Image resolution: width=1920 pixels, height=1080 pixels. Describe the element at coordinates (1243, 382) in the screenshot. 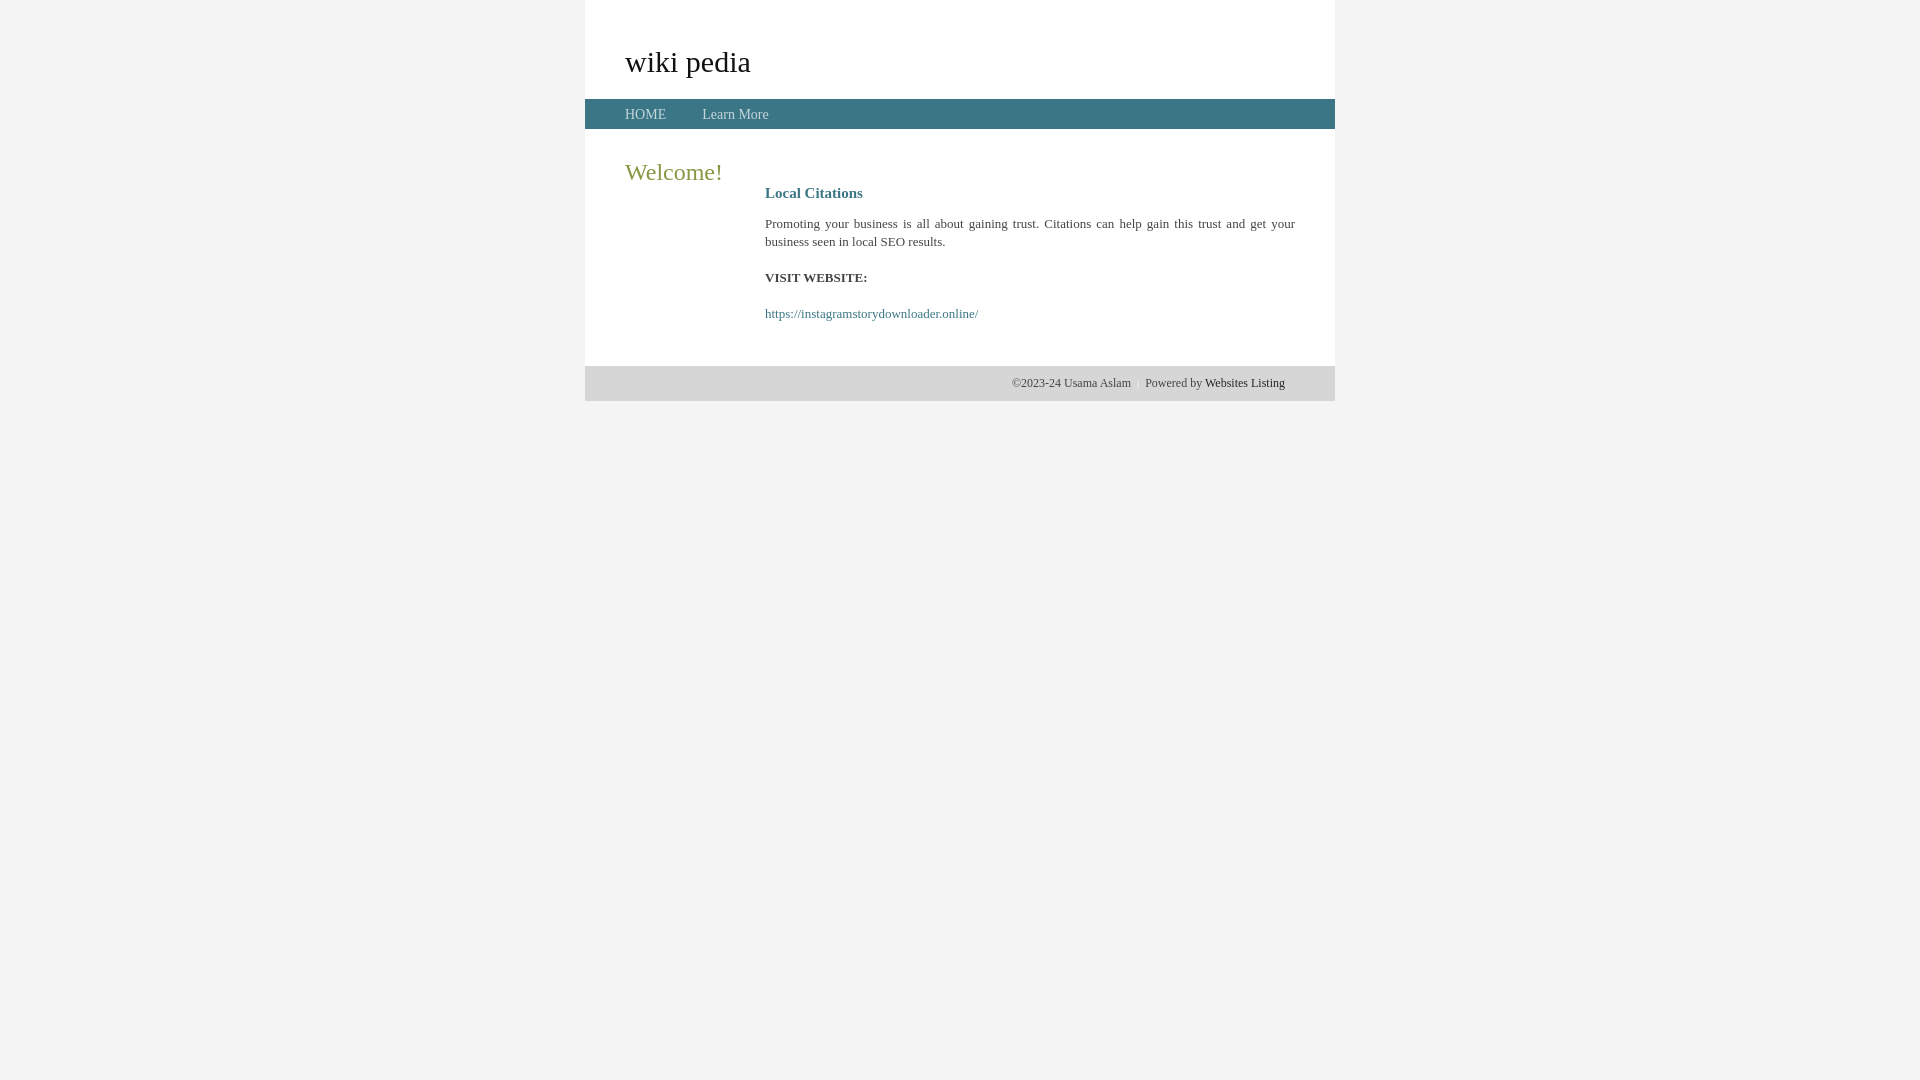

I see `'Websites Listing'` at that location.